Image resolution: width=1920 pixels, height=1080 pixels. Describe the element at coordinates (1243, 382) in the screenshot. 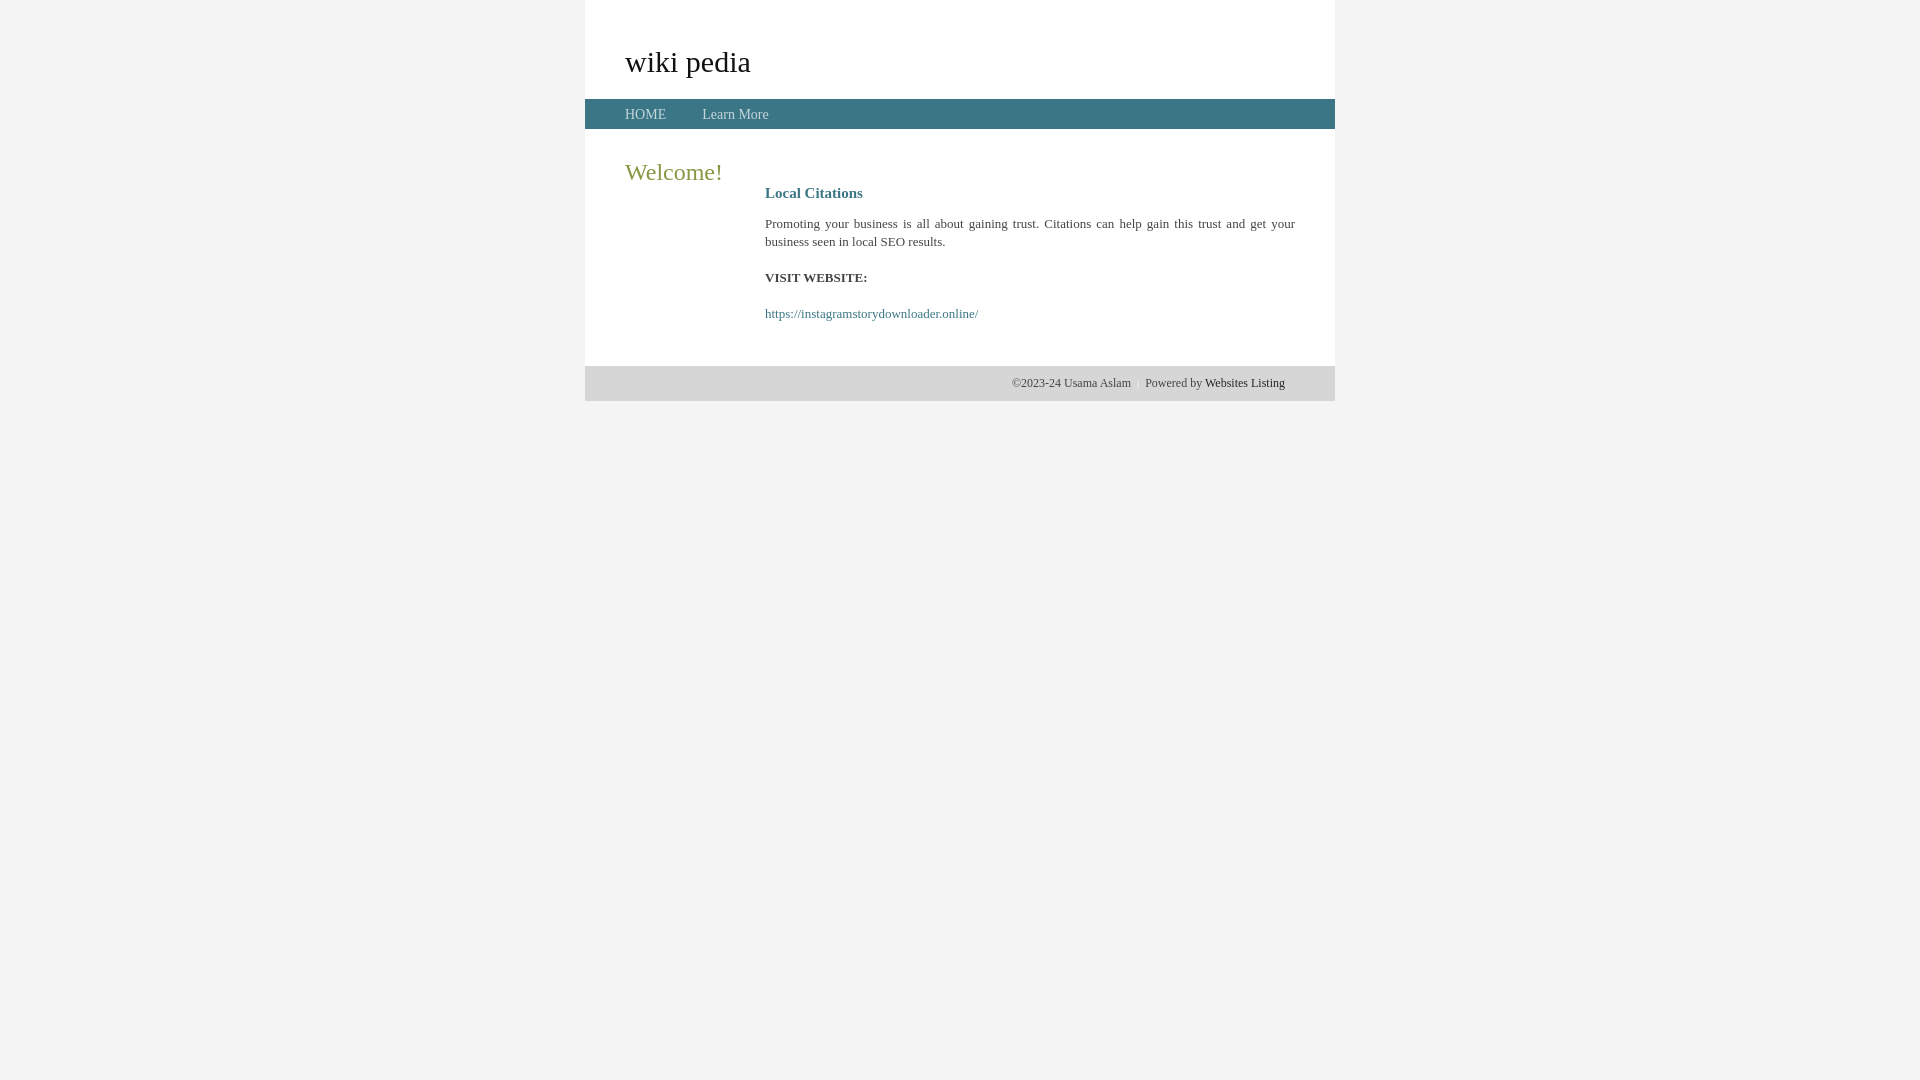

I see `'Websites Listing'` at that location.